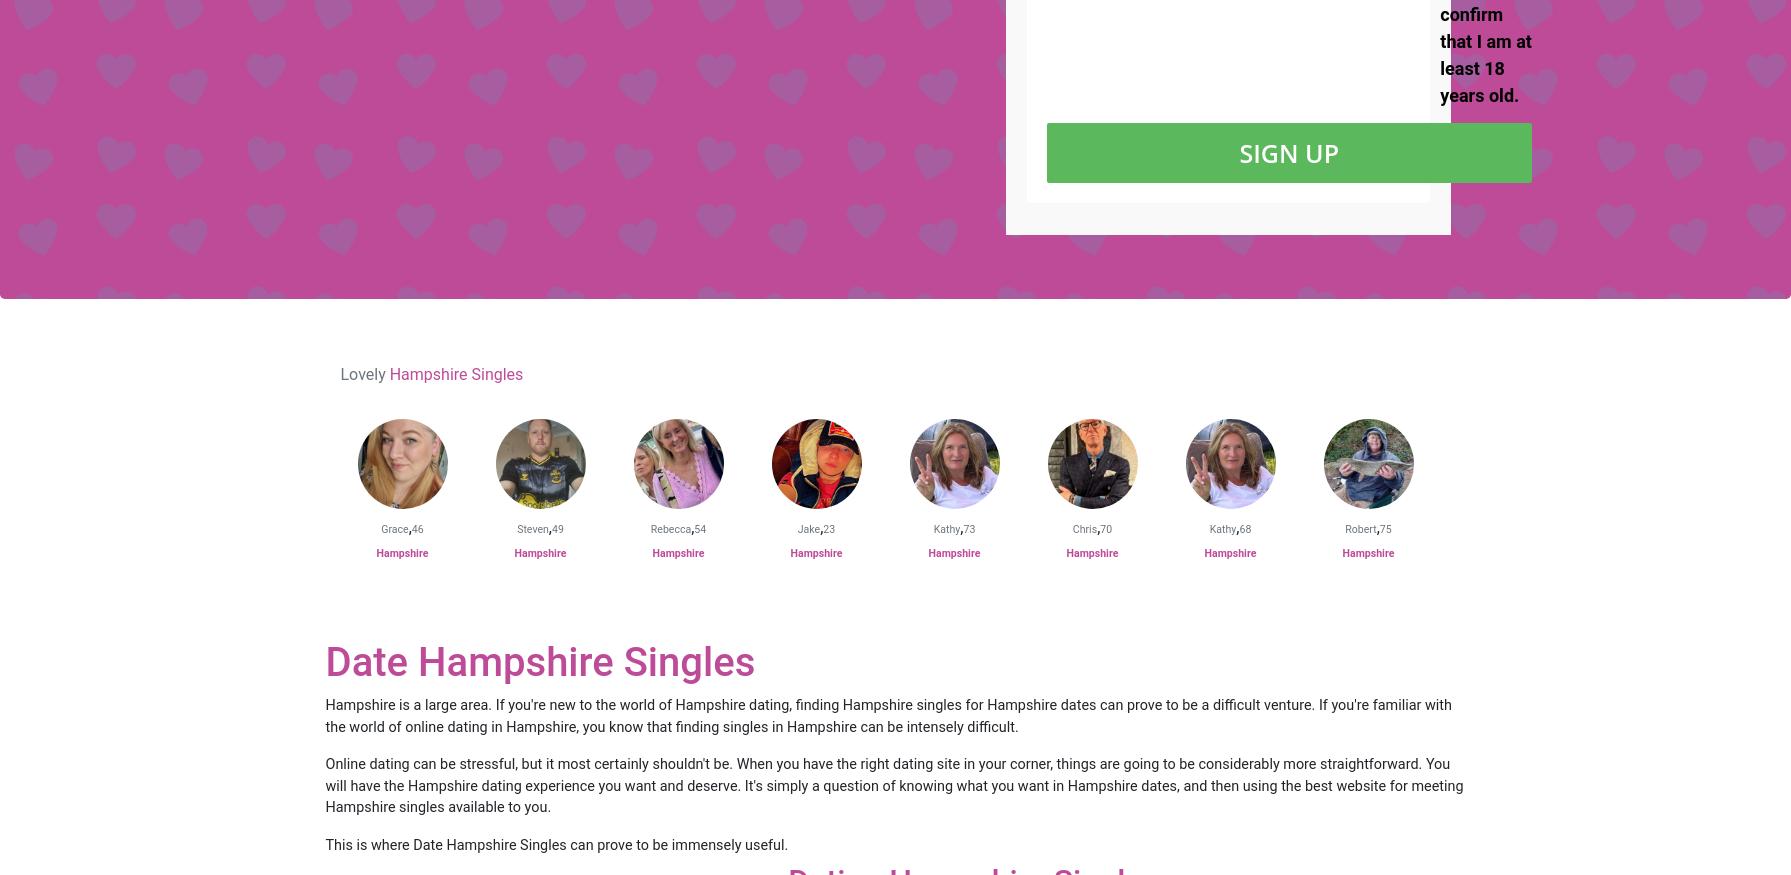  What do you see at coordinates (1070, 528) in the screenshot?
I see `'Chris'` at bounding box center [1070, 528].